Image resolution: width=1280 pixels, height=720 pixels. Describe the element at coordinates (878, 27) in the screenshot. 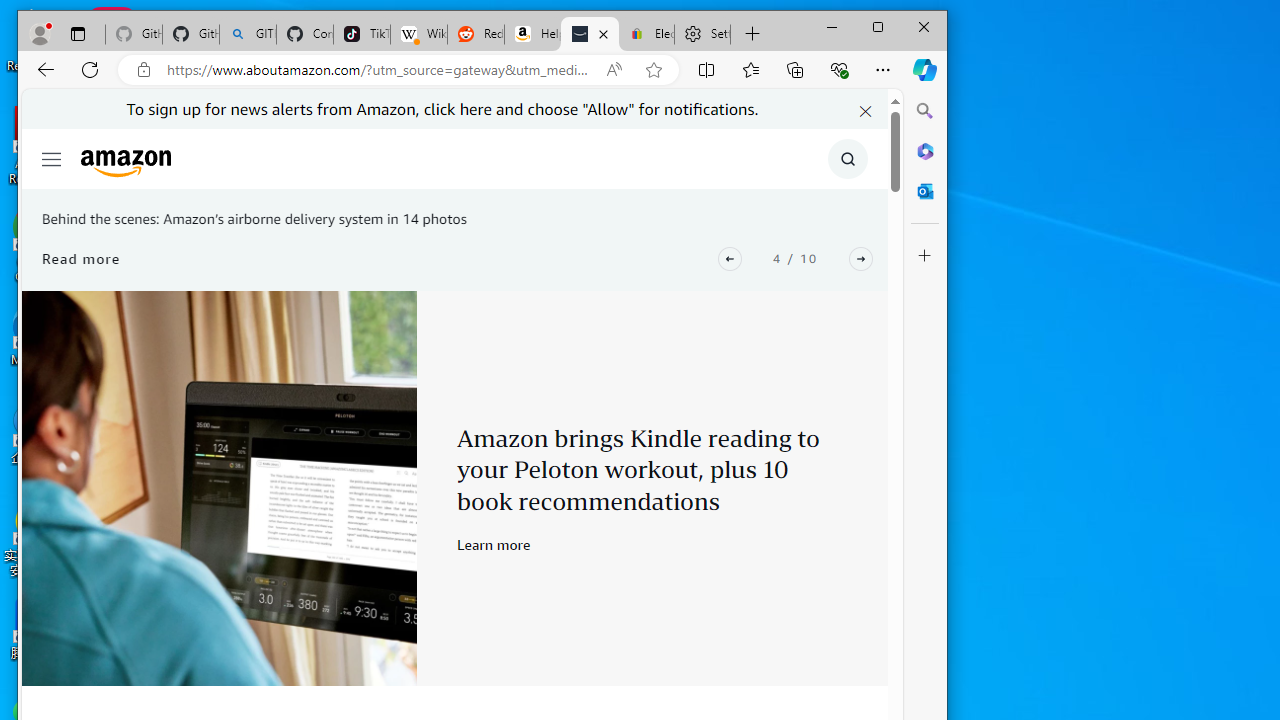

I see `'Maximize'` at that location.